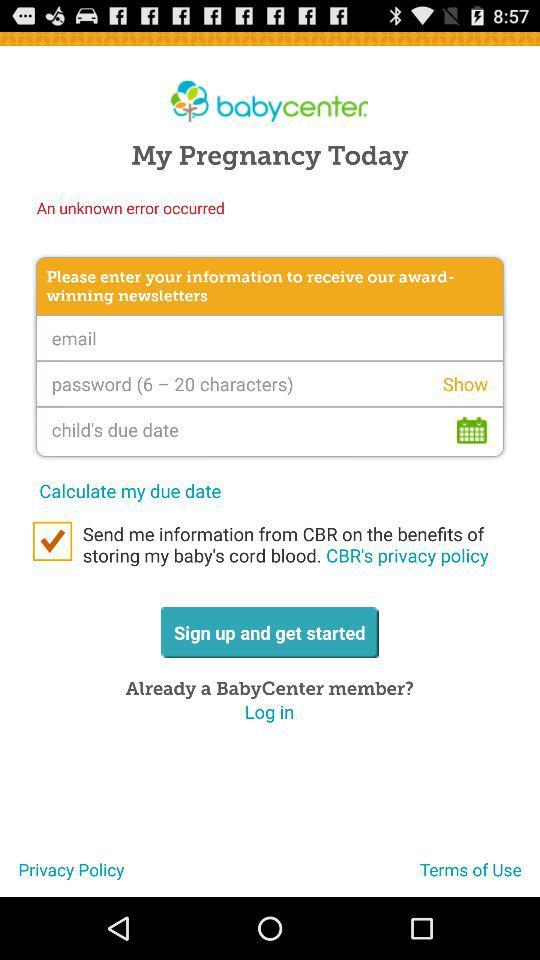 This screenshot has height=960, width=540. What do you see at coordinates (52, 541) in the screenshot?
I see `receiving information from cbr` at bounding box center [52, 541].